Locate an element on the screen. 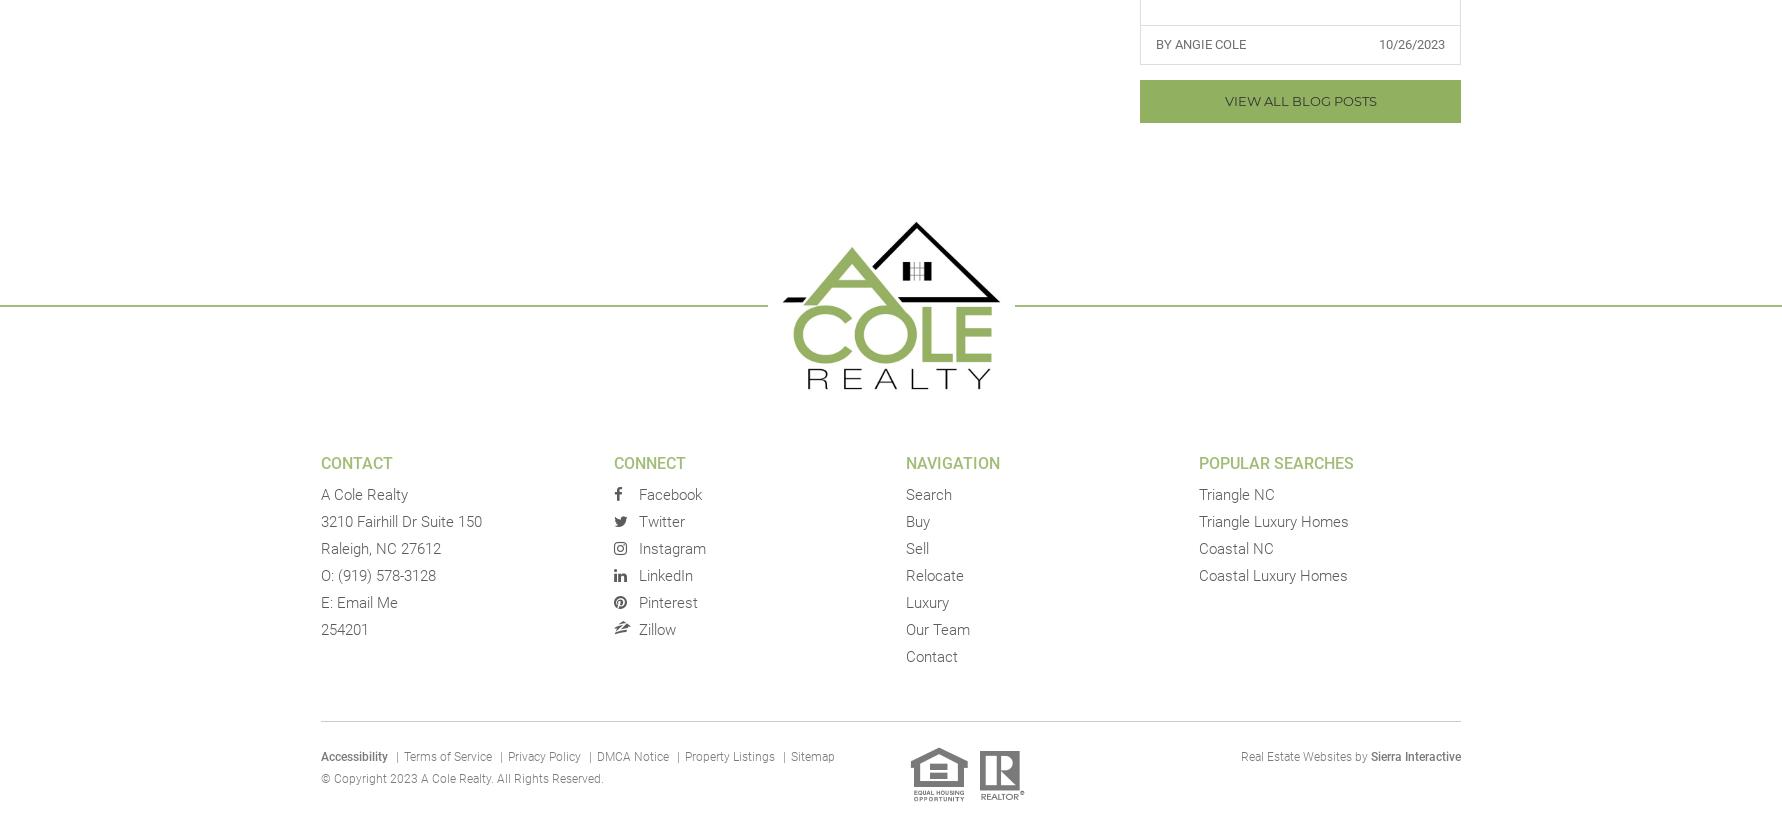  'Real Estate Websites by' is located at coordinates (1306, 756).